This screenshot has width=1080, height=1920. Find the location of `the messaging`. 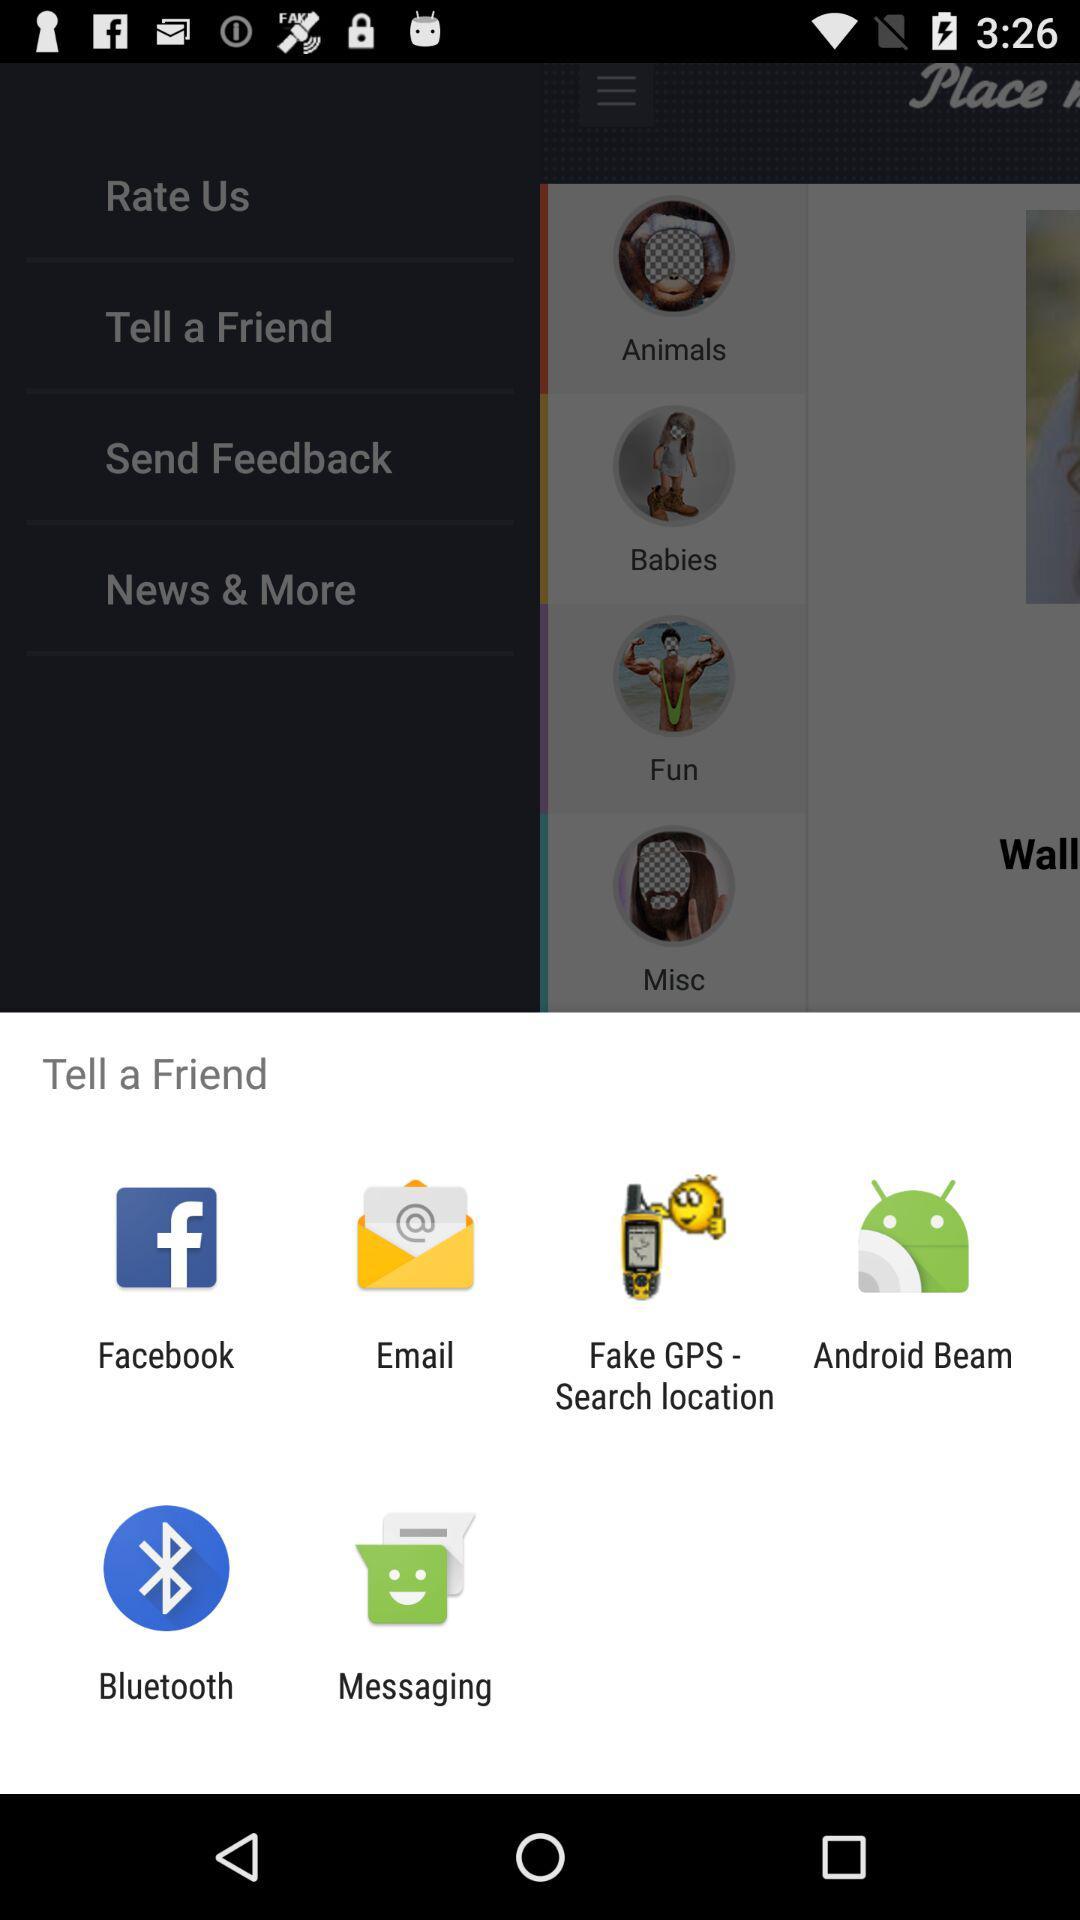

the messaging is located at coordinates (414, 1705).